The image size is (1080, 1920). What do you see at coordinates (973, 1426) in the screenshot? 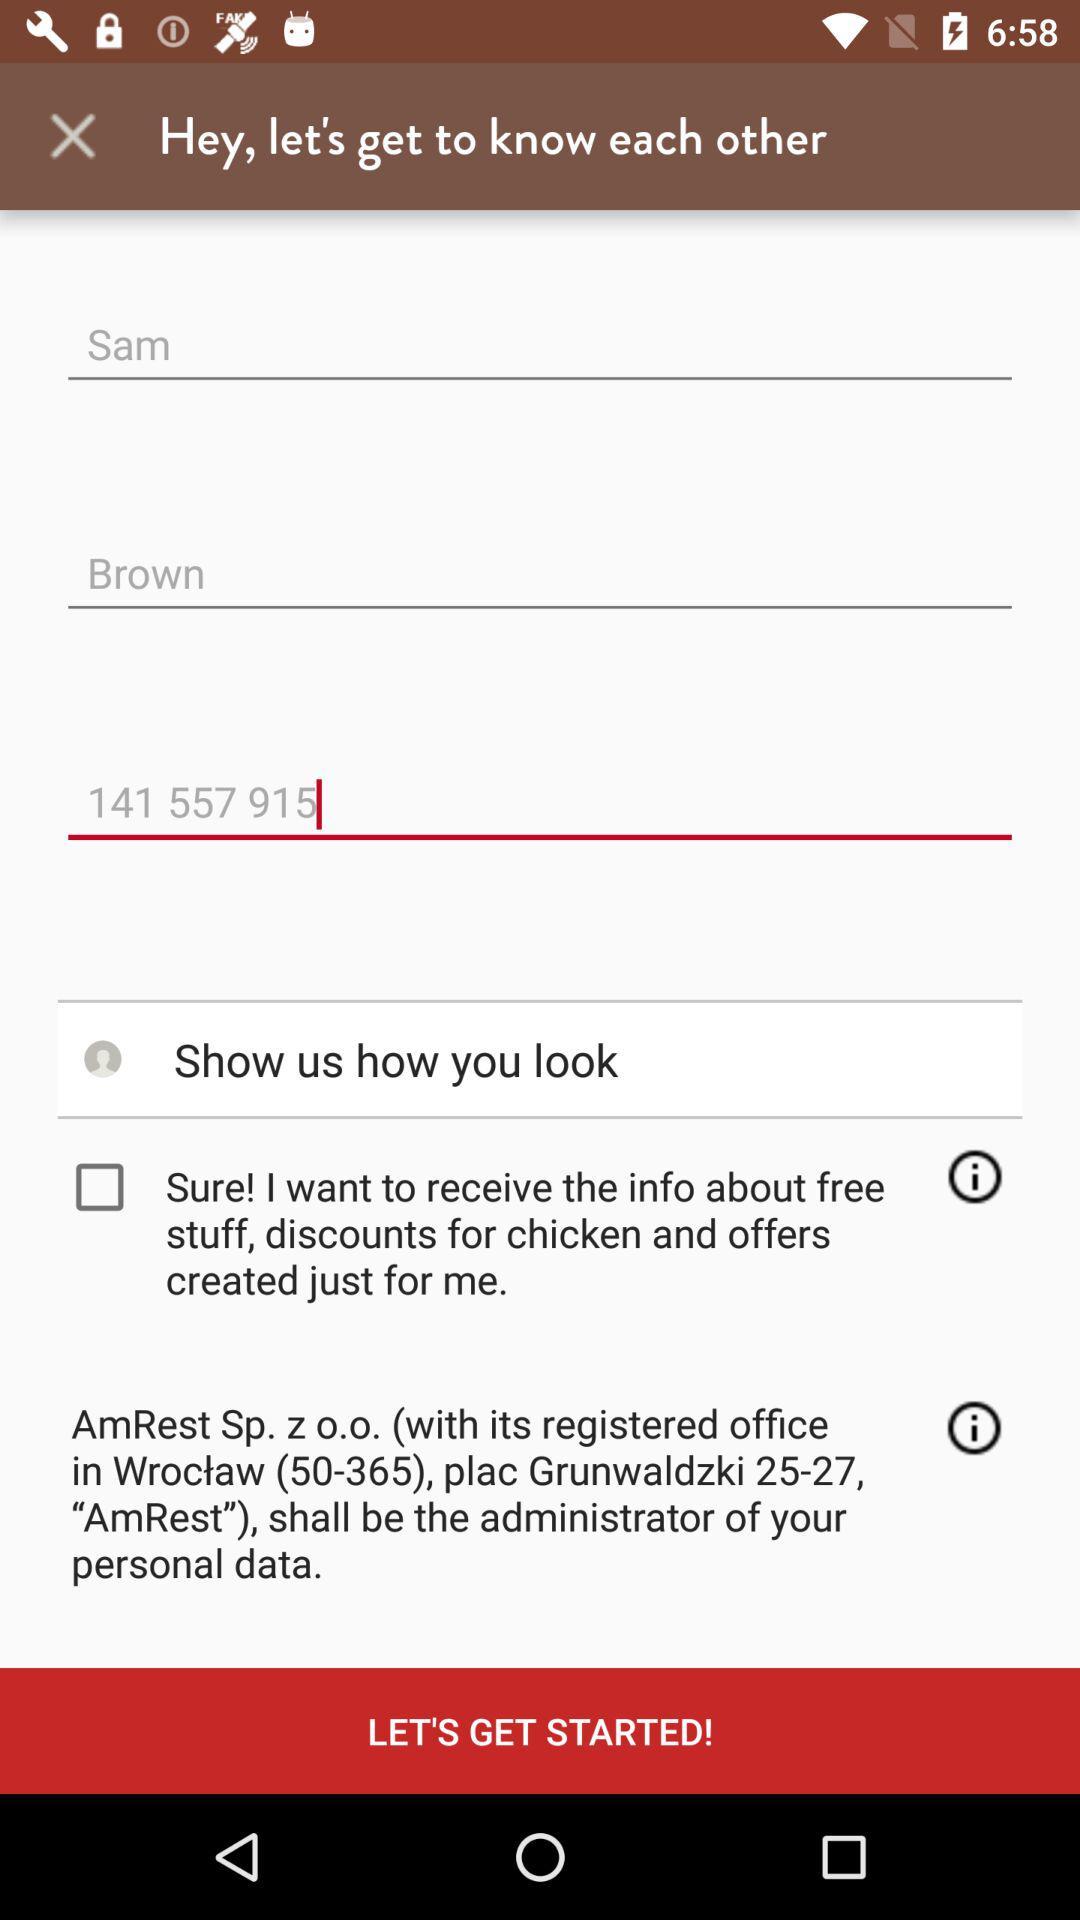
I see `the info icon` at bounding box center [973, 1426].